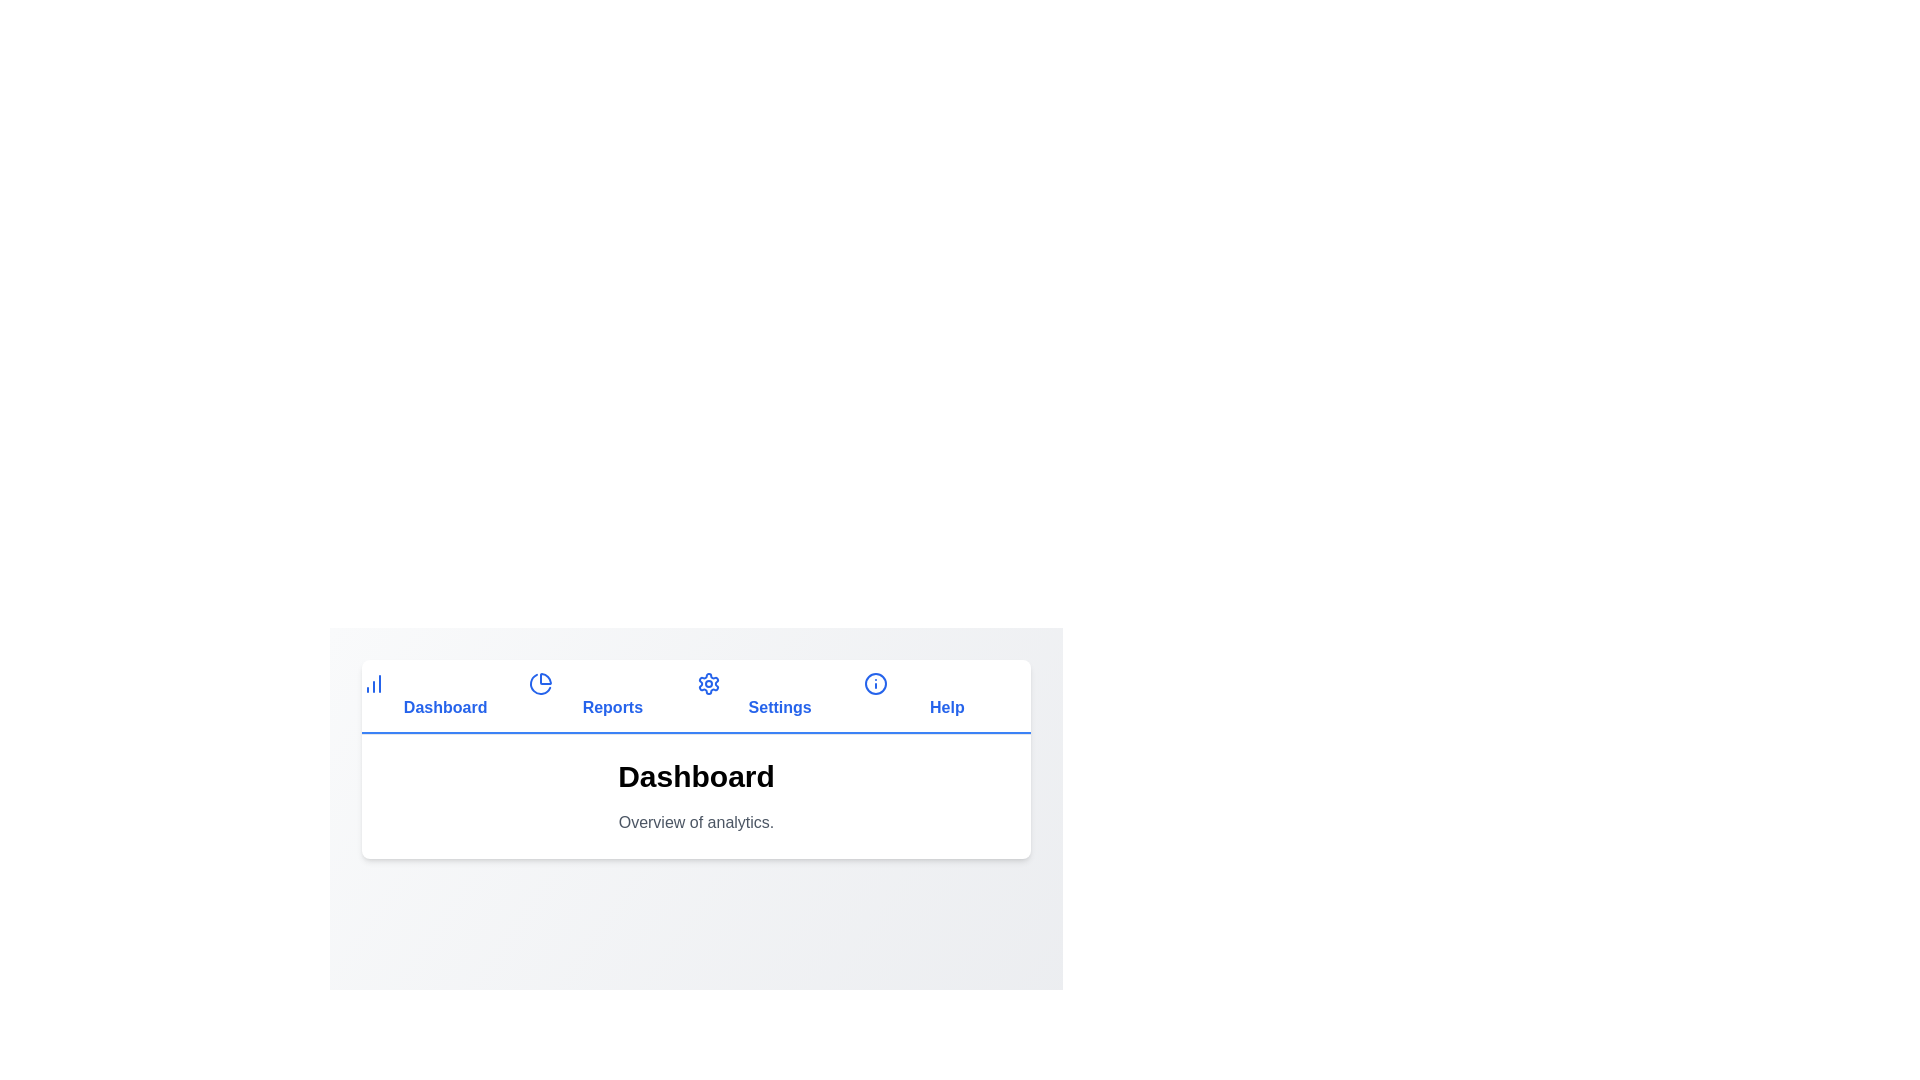 This screenshot has height=1080, width=1920. What do you see at coordinates (946, 696) in the screenshot?
I see `the help button, which is the fourth menu item in the horizontal navigation bar, positioned centrally after the 'Settings' option` at bounding box center [946, 696].